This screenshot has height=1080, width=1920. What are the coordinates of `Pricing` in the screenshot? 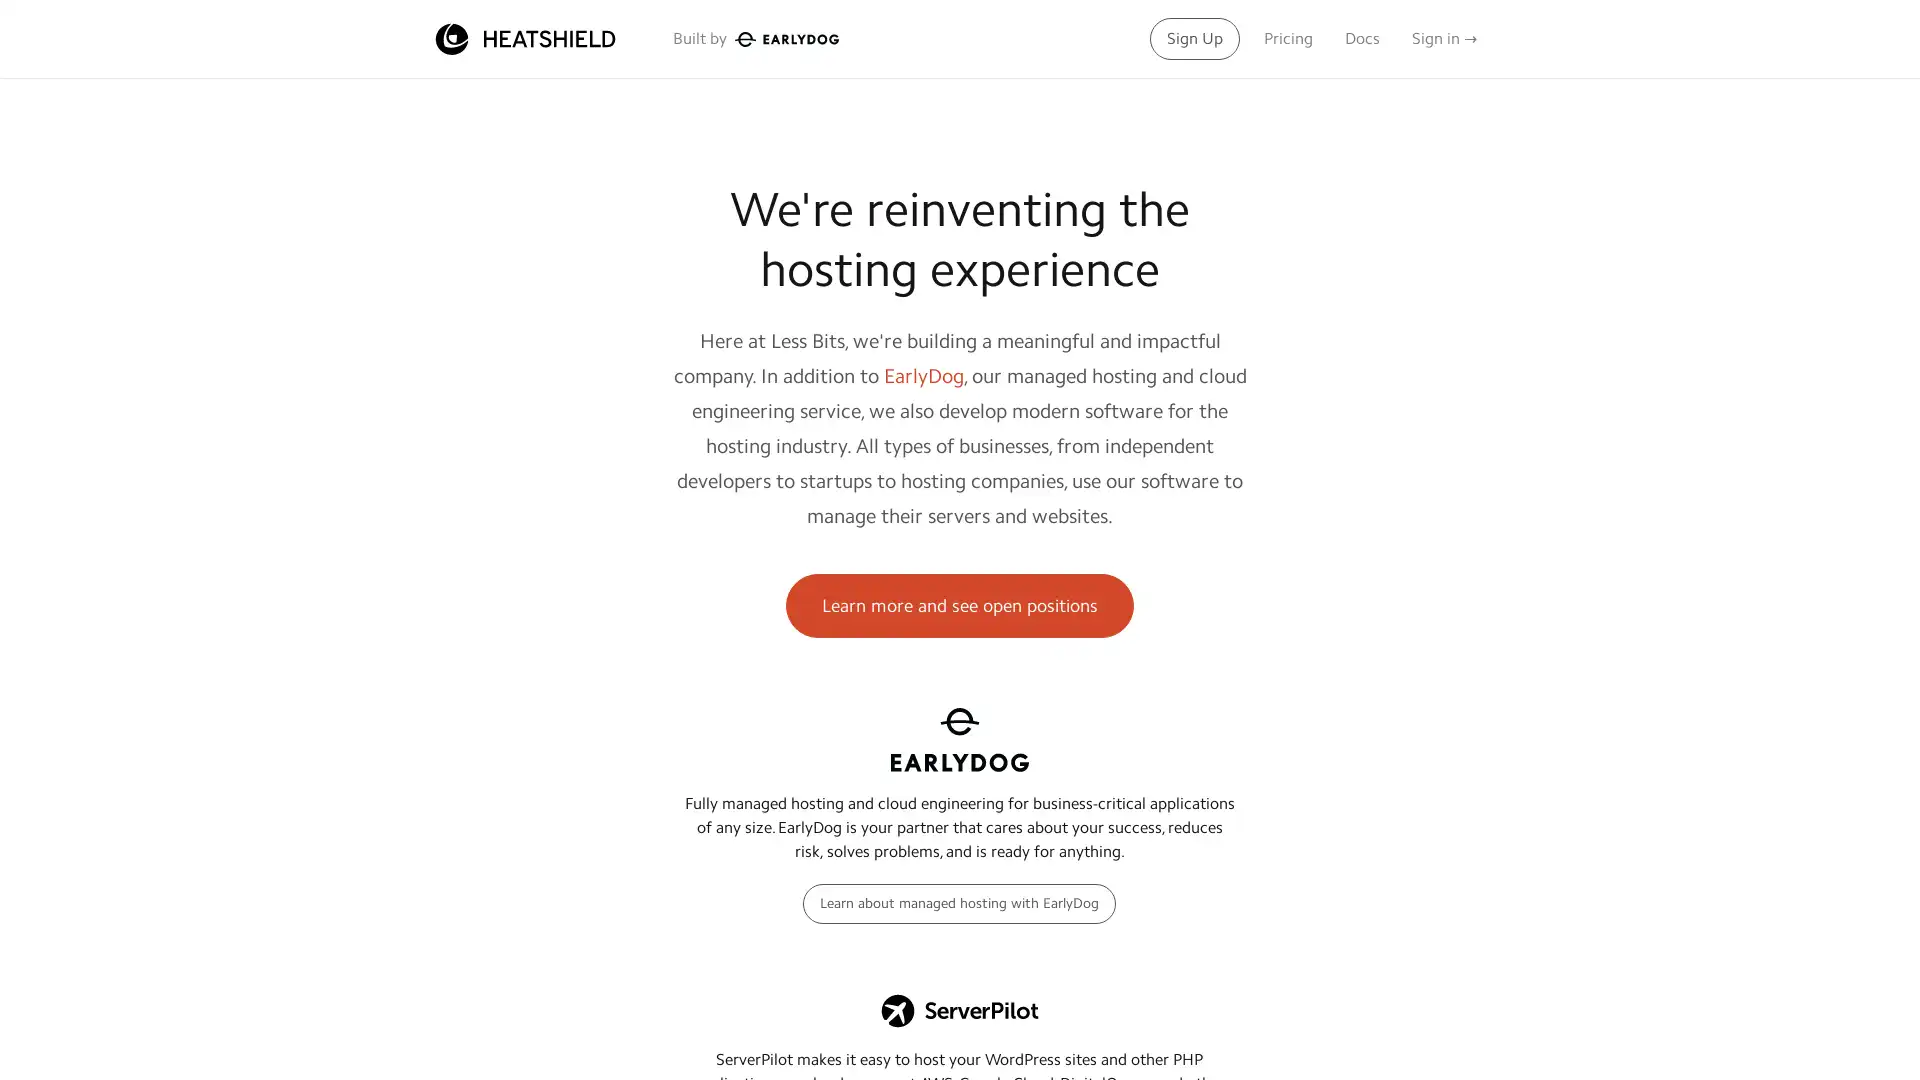 It's located at (1288, 38).